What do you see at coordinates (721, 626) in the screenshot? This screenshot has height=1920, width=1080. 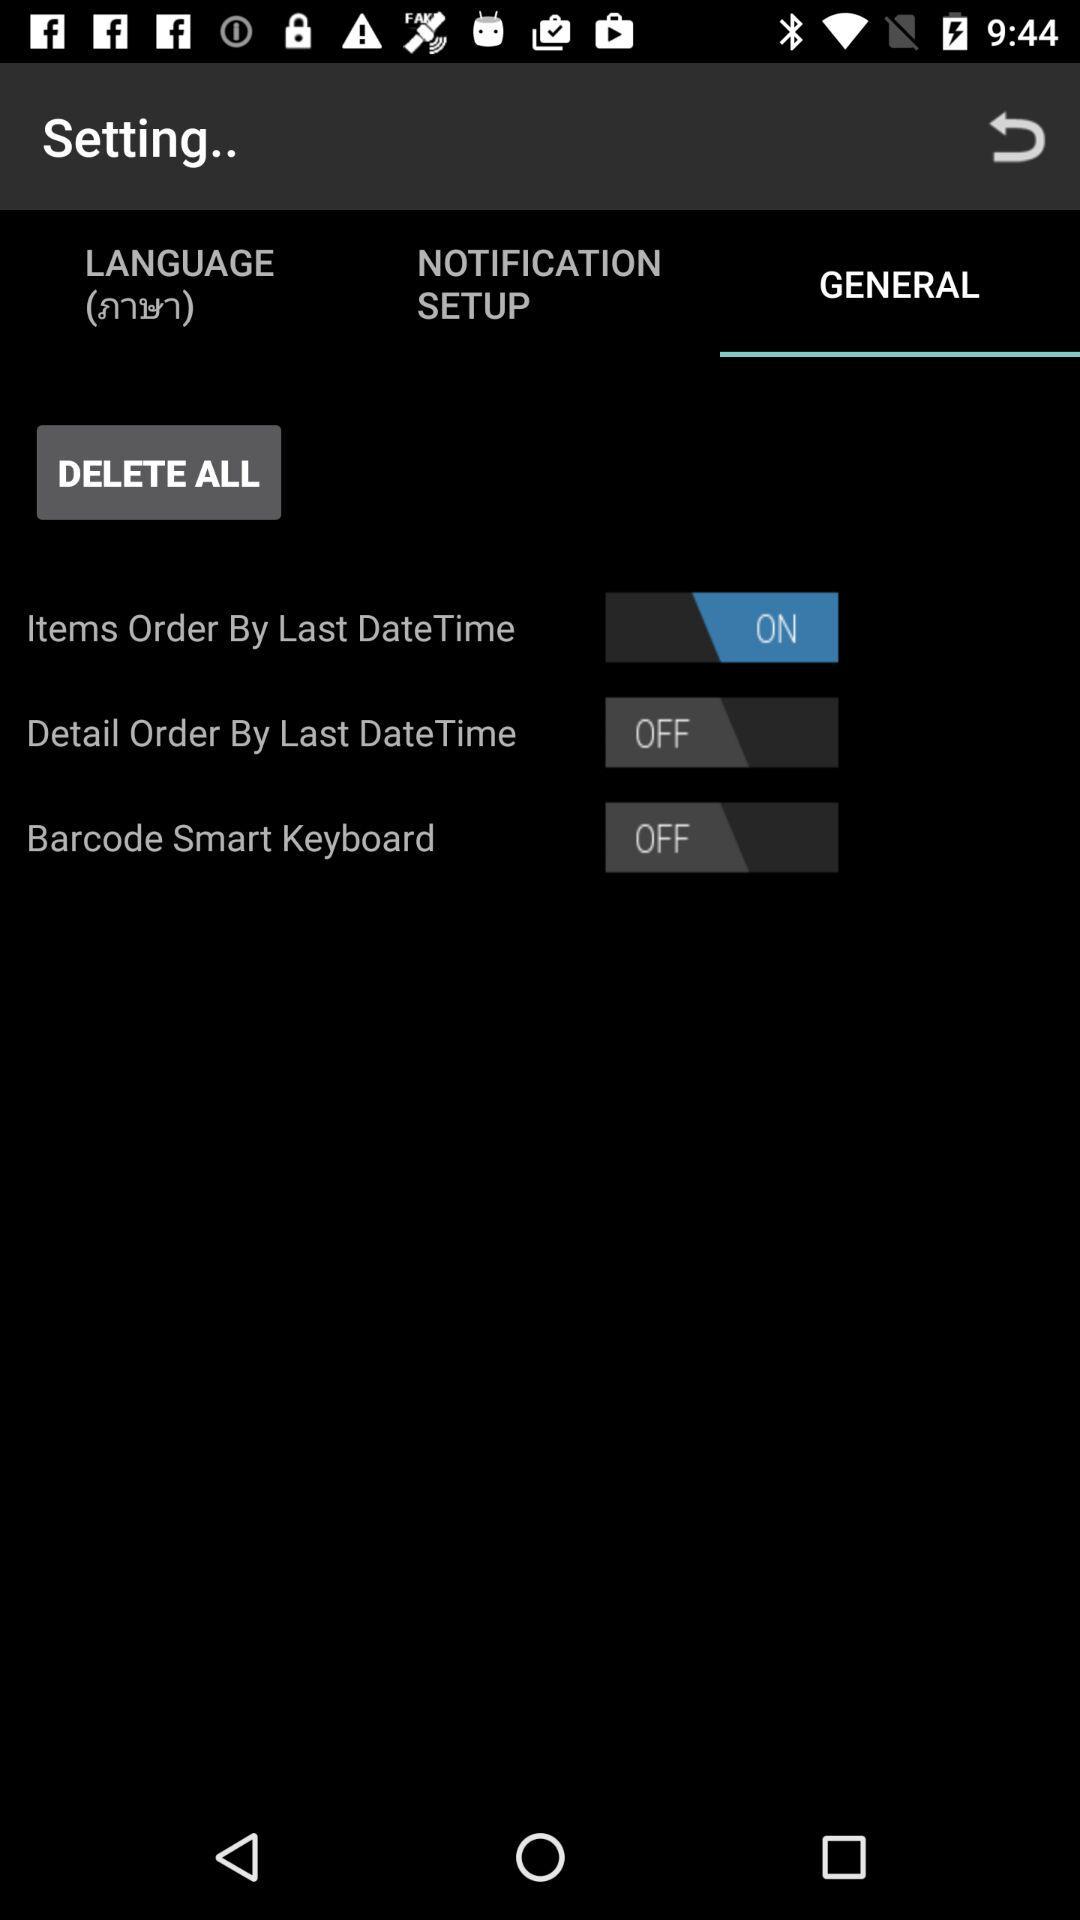 I see `items order by last datetime` at bounding box center [721, 626].